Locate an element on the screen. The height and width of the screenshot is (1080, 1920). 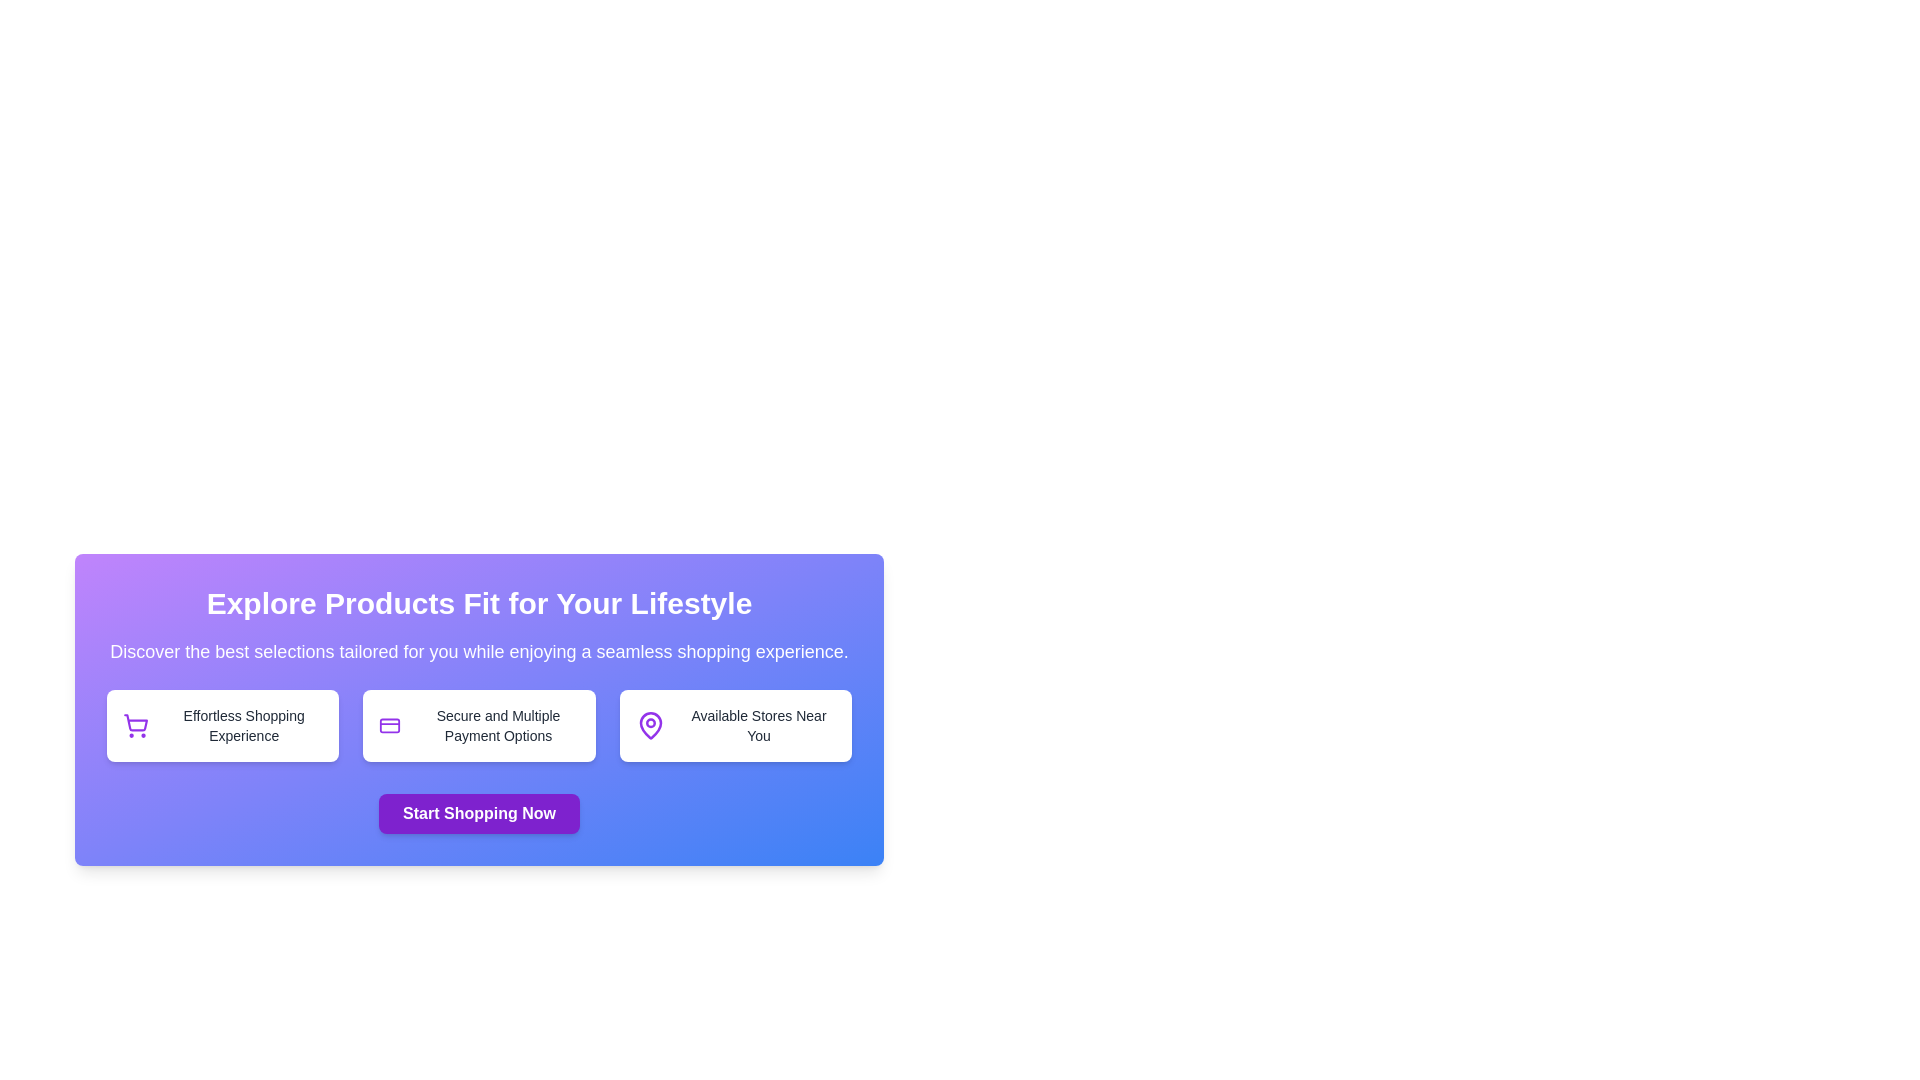
the decorative location-based icon represented by the outer shape of a pin, located on the rightmost card in a row of three cards at the bottom of the interface is located at coordinates (650, 725).